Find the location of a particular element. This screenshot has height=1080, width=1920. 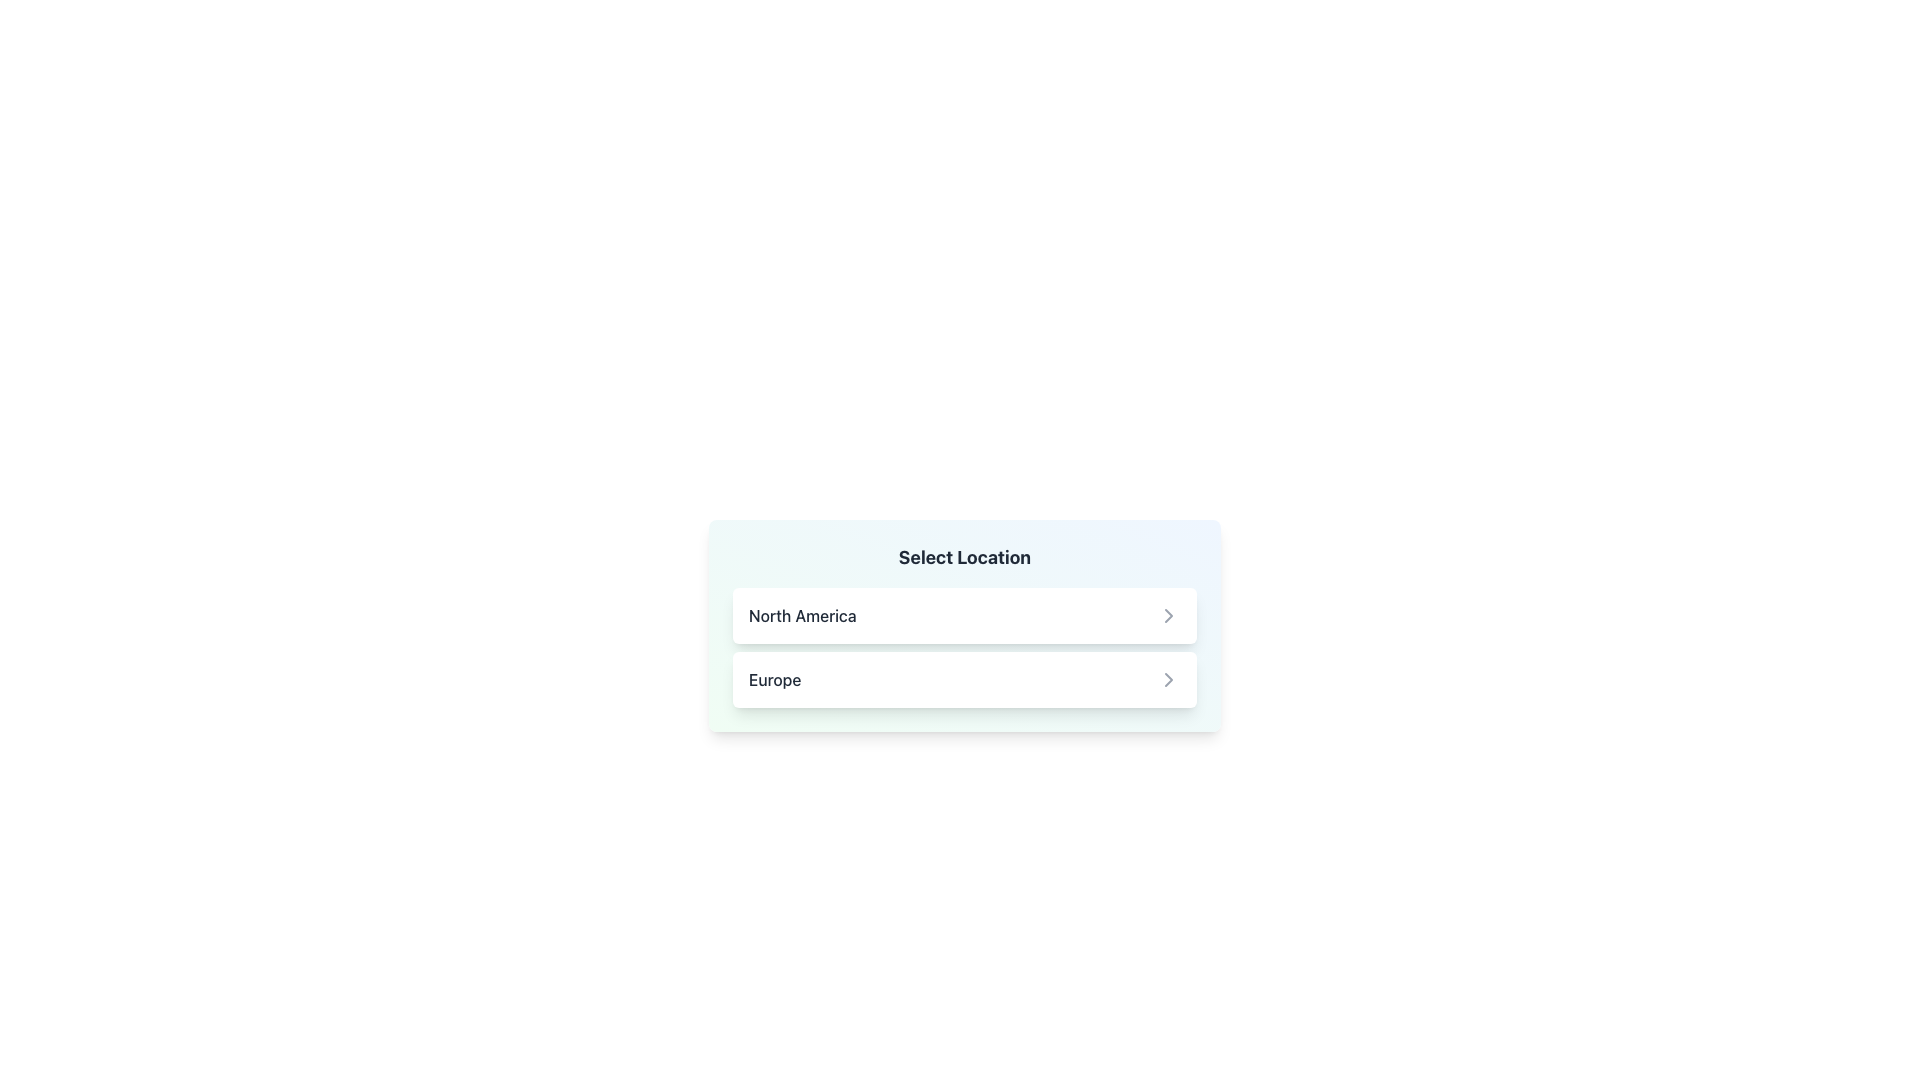

the text label reading 'North America', which is styled in bold dark gray font against a white background, located in the first row of a vertical list above 'Europe' is located at coordinates (802, 615).